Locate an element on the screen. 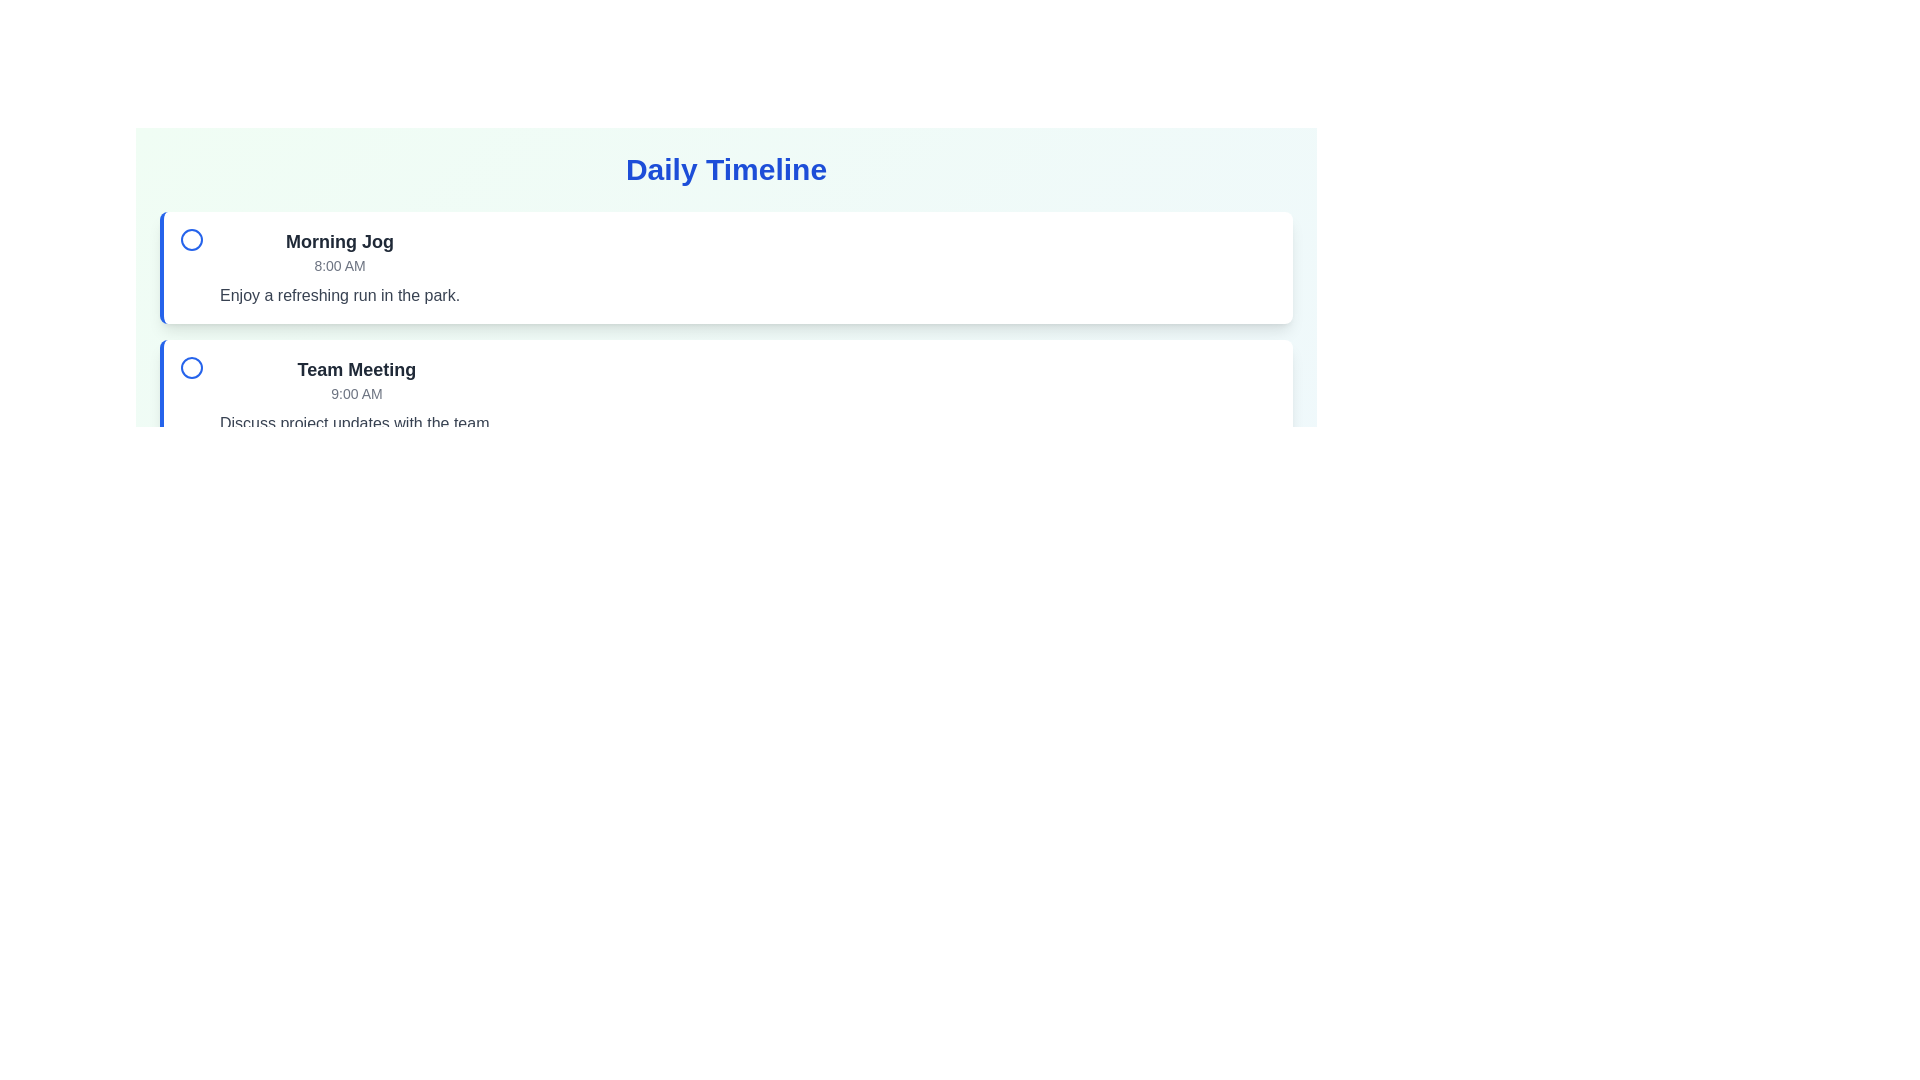 This screenshot has height=1080, width=1920. information from the text label displaying 'Morning Jog' which is bold and dark gray, located in the top-left quadrant of the Daily Timeline component is located at coordinates (340, 241).